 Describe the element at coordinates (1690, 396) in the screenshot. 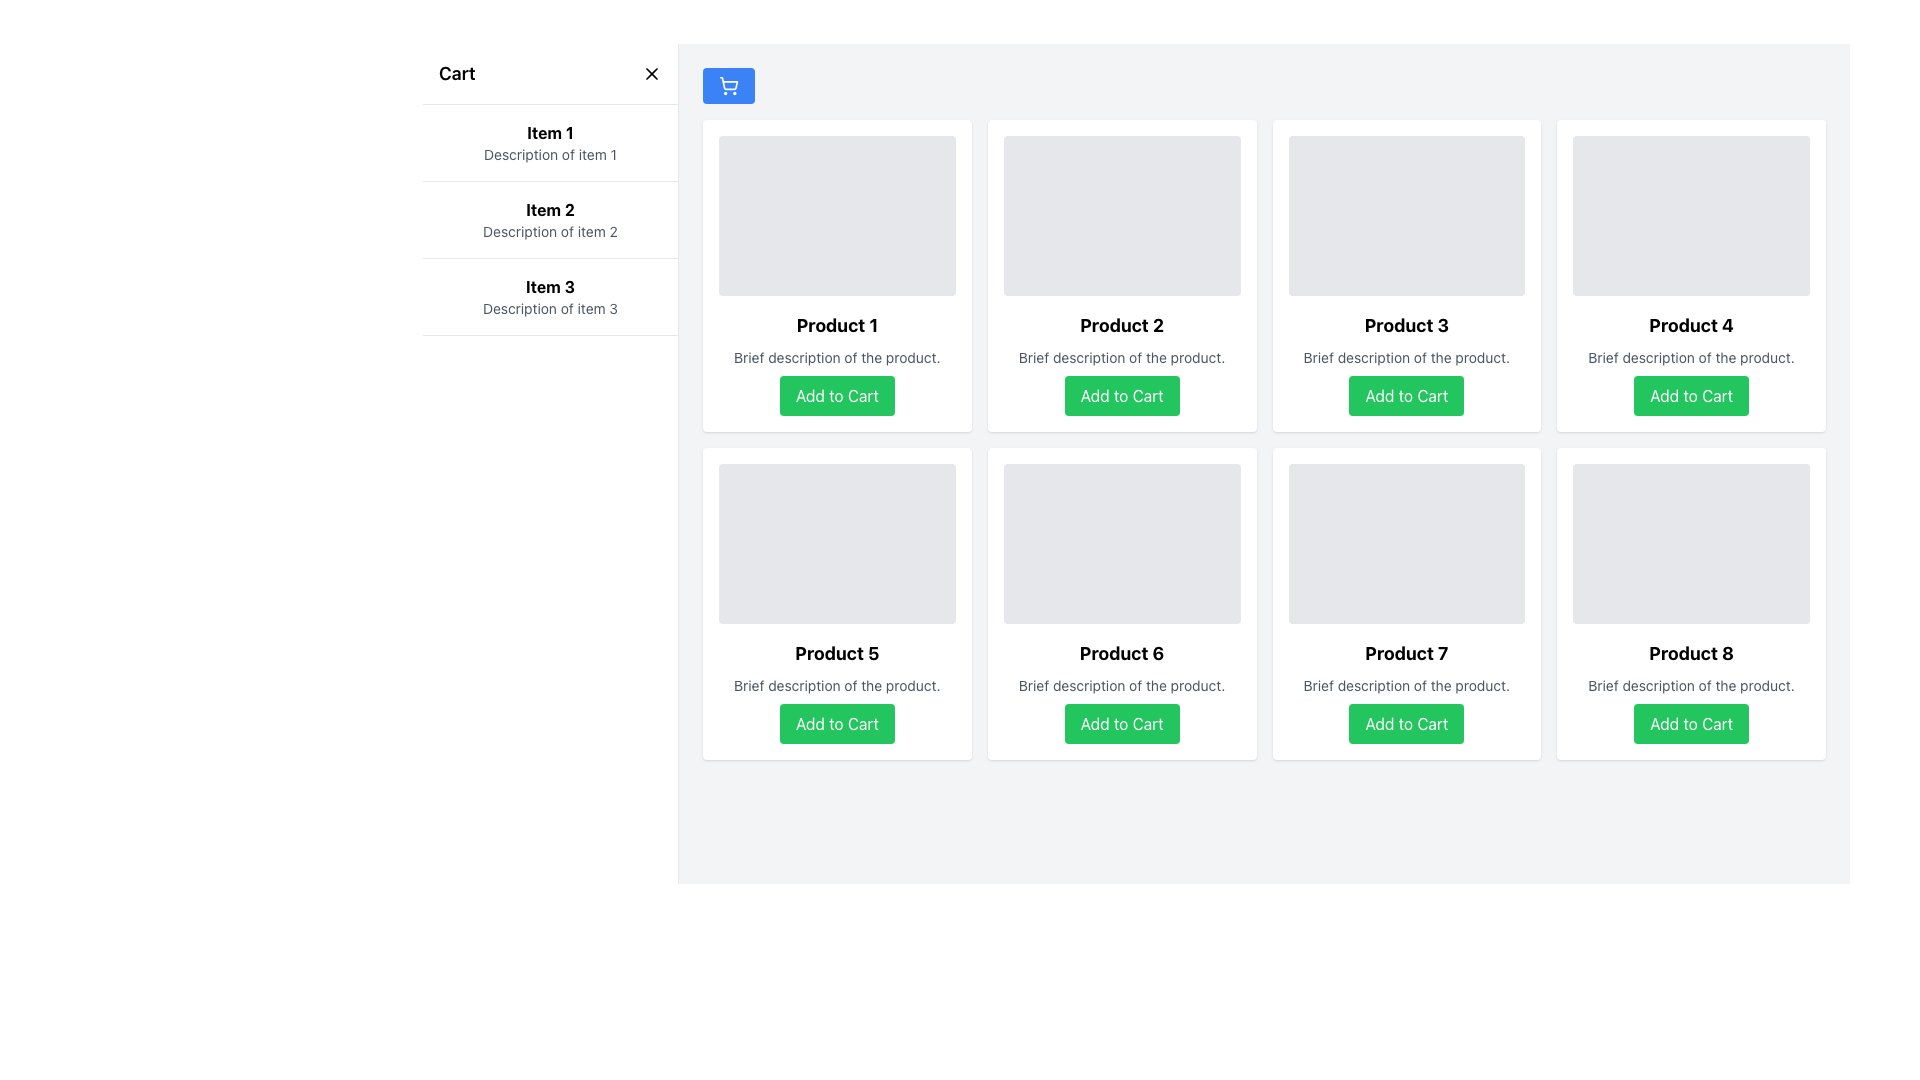

I see `the 'Add to Cart' button for 'Product 4' located at the bottom of the product card beneath the brief description` at that location.